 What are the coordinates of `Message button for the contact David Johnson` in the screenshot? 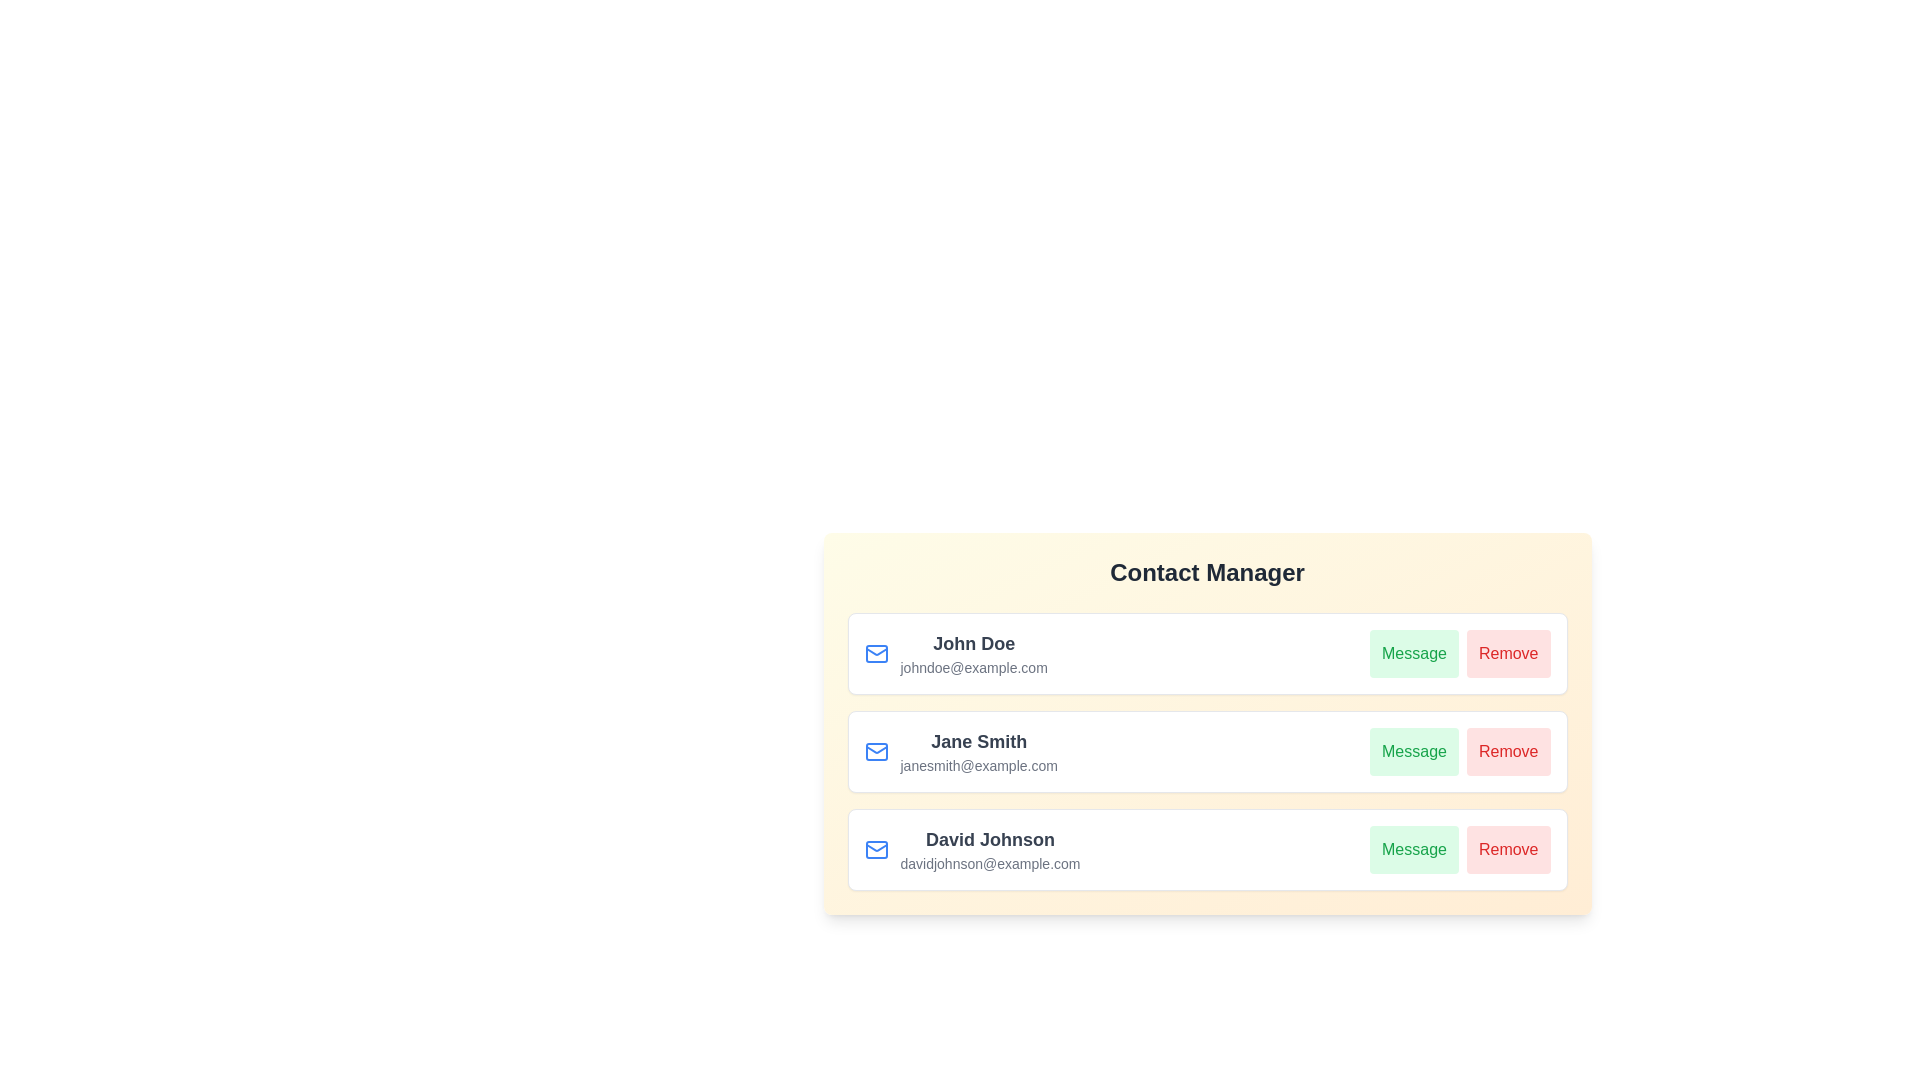 It's located at (1413, 849).